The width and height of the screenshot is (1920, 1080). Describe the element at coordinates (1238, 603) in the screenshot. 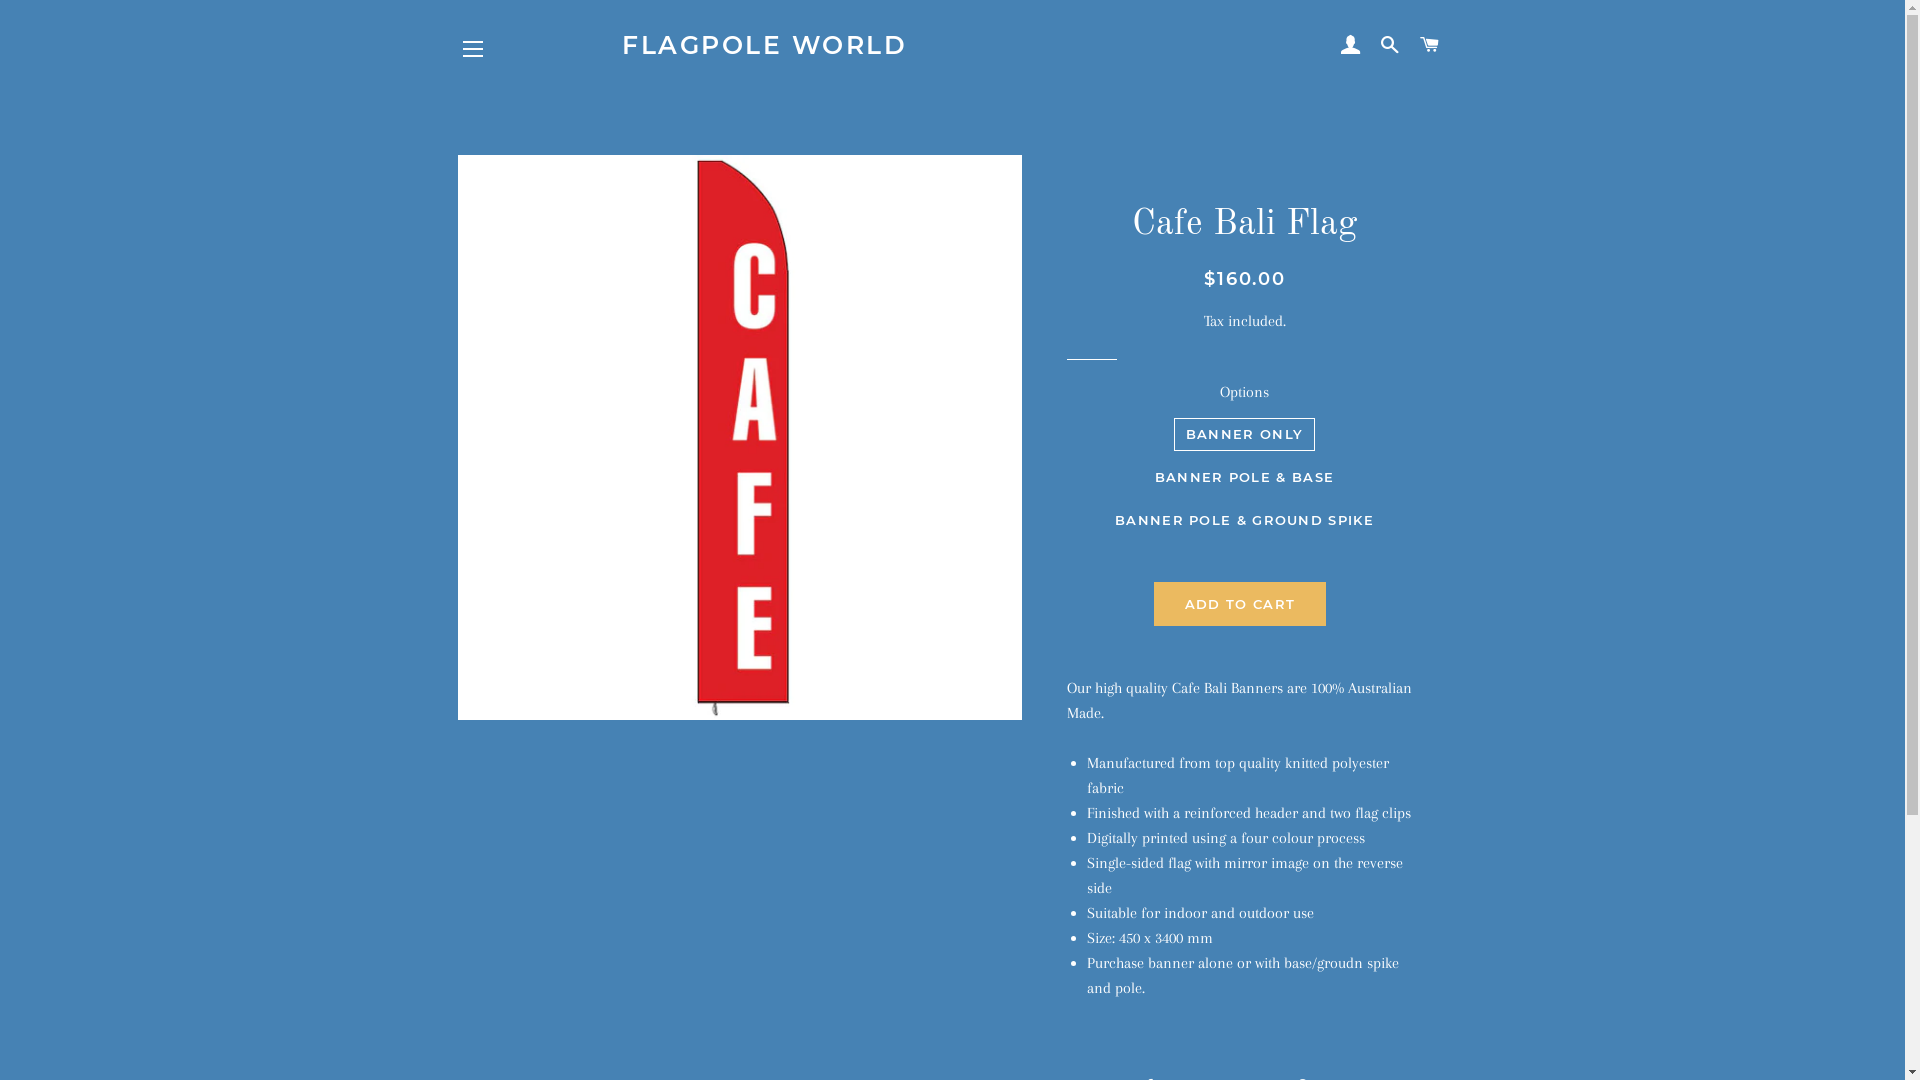

I see `'ADD TO CART'` at that location.